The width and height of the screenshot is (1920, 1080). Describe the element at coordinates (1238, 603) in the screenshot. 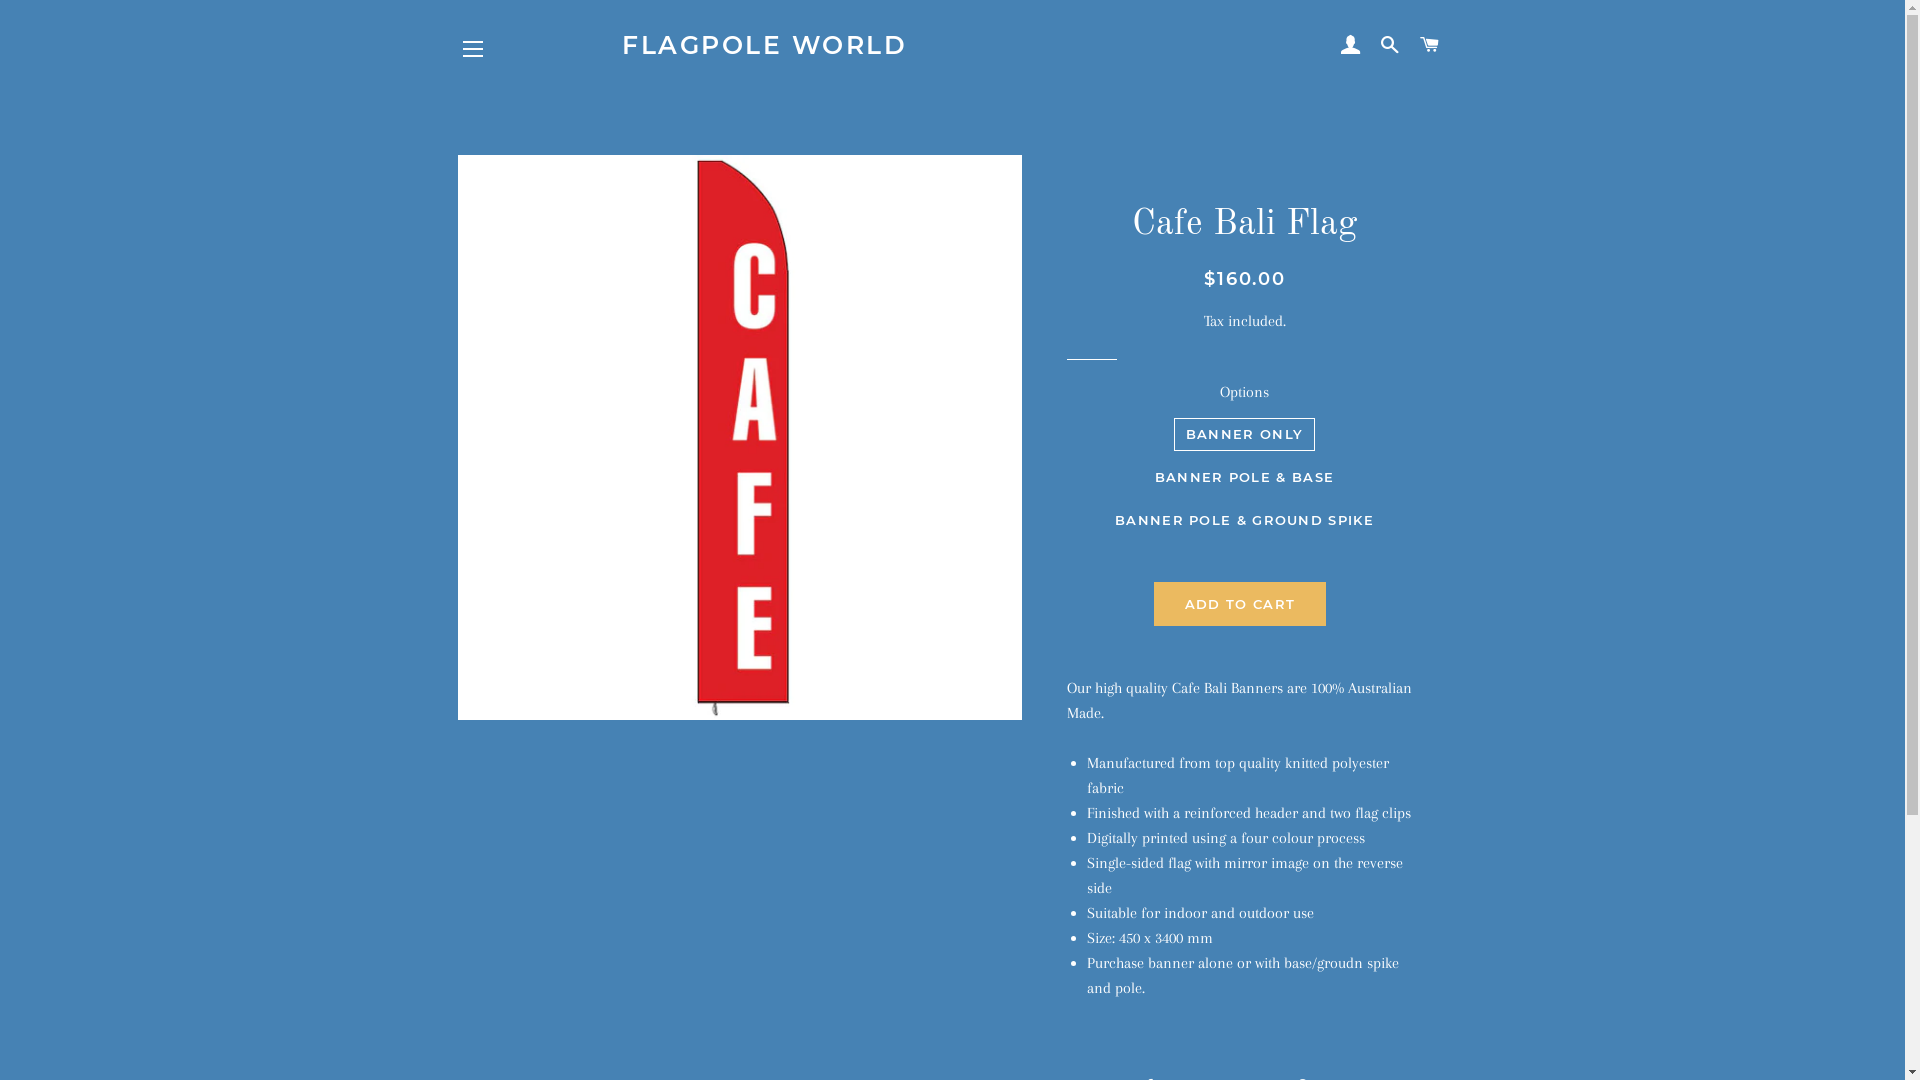

I see `'ADD TO CART'` at that location.